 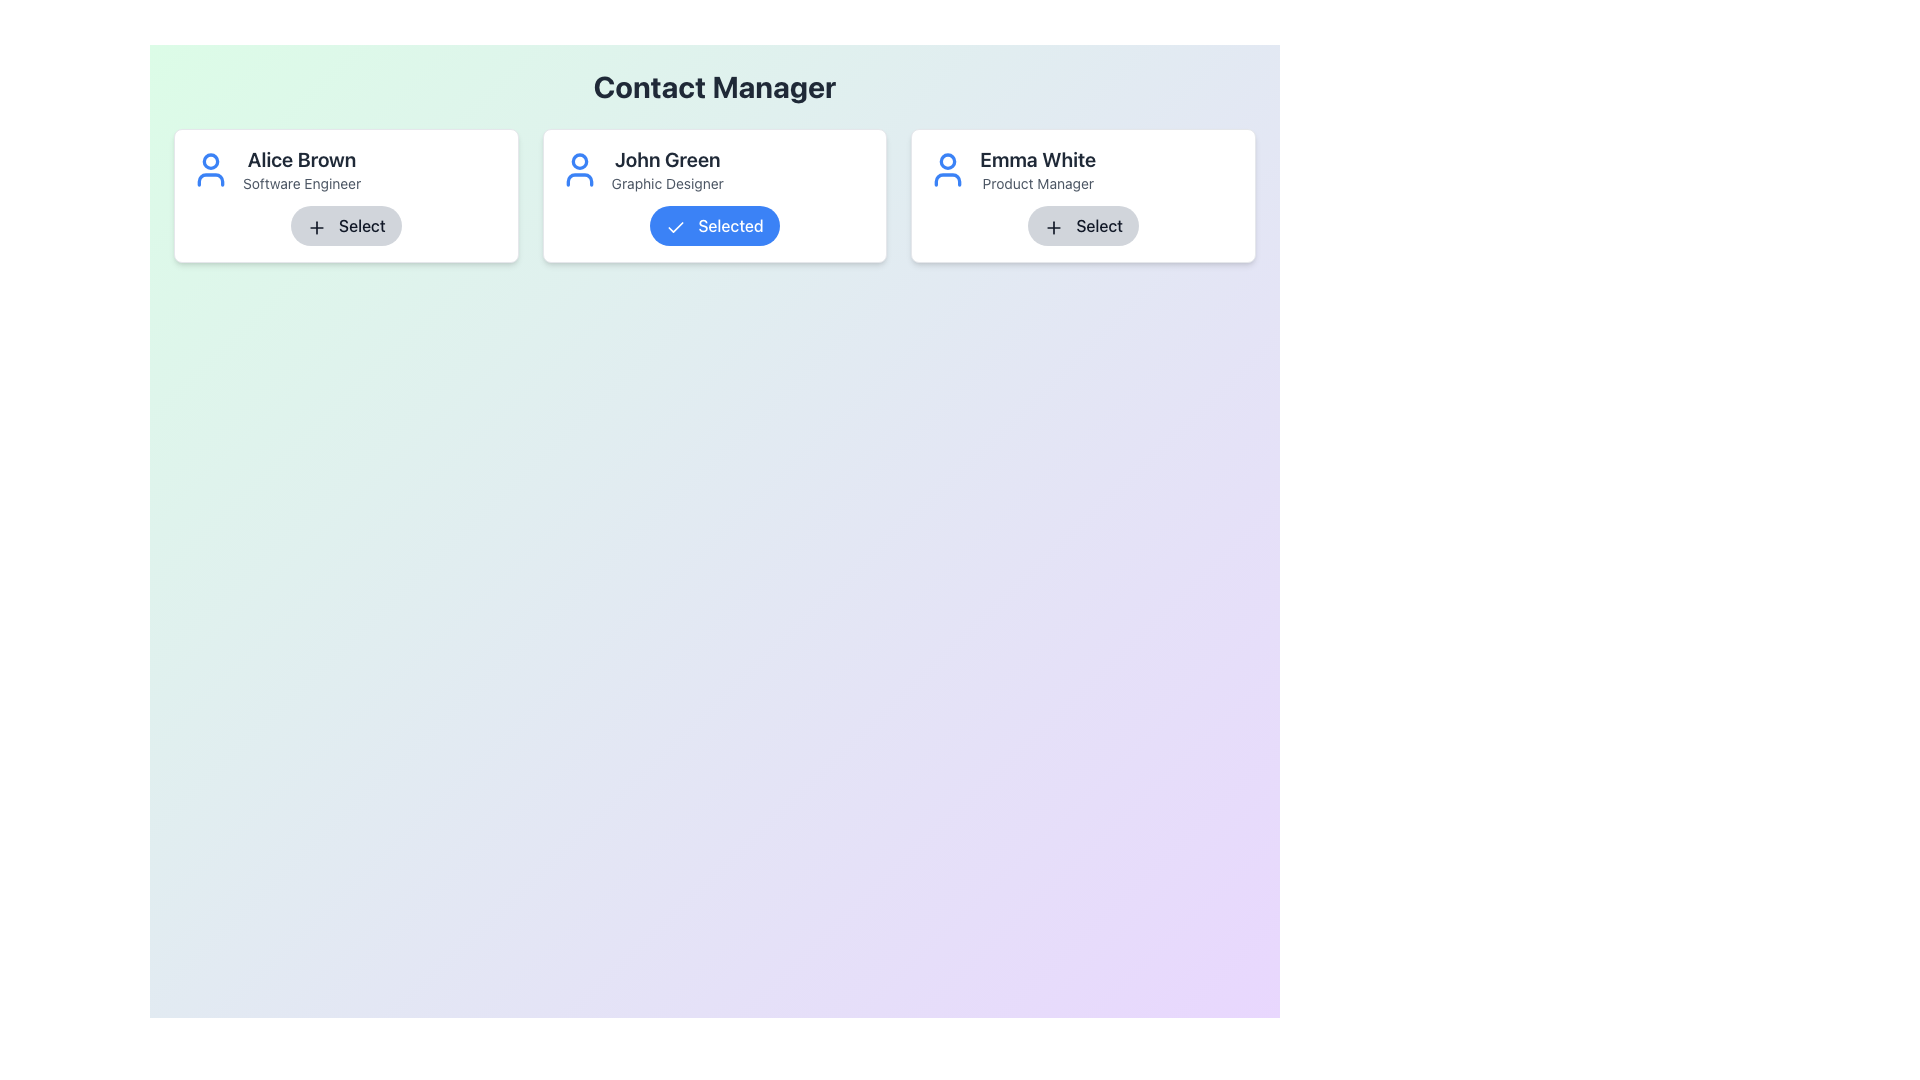 What do you see at coordinates (715, 168) in the screenshot?
I see `the Text and Icon Combination displaying 'John Green' and 'Graphic Designer' under the 'Contact Manager' heading` at bounding box center [715, 168].